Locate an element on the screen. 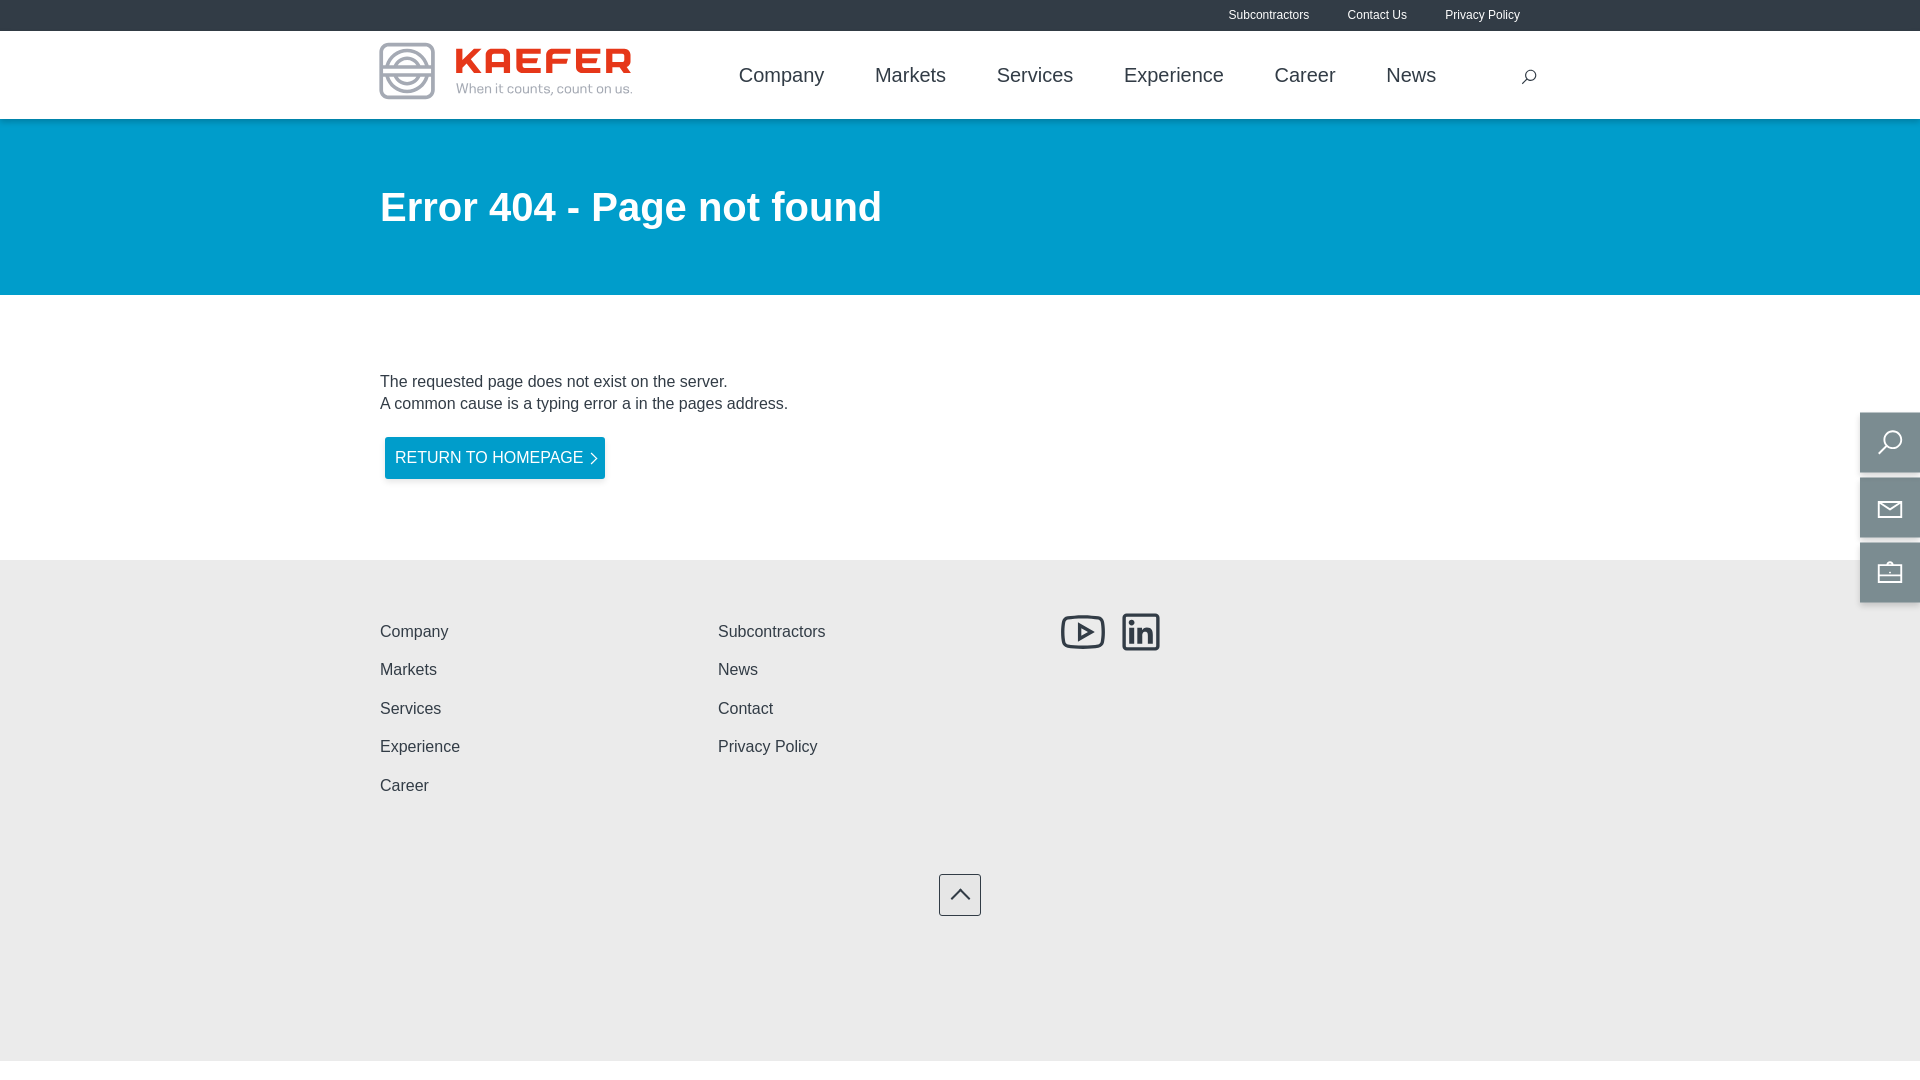  'RETURN TO HOMEPAGE' is located at coordinates (494, 458).